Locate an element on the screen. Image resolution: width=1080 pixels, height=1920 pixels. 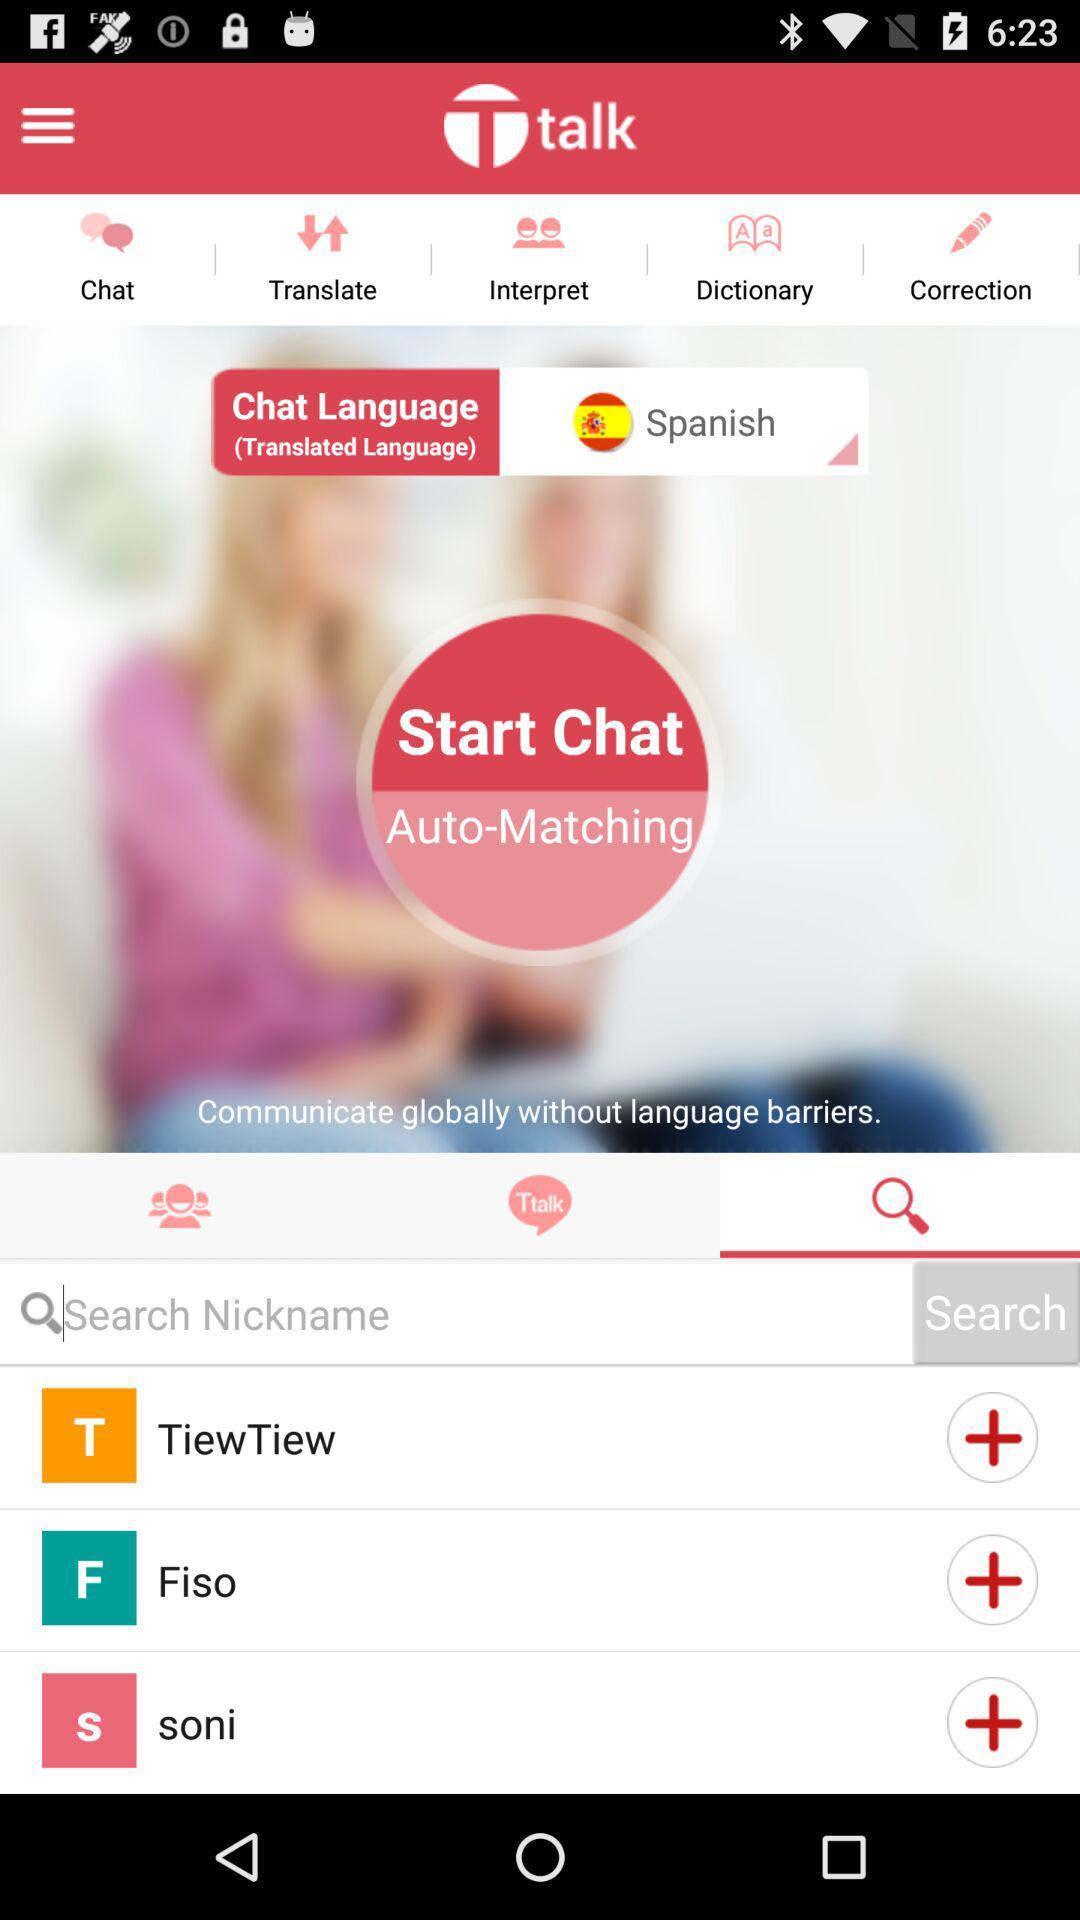
for more information is located at coordinates (992, 1721).